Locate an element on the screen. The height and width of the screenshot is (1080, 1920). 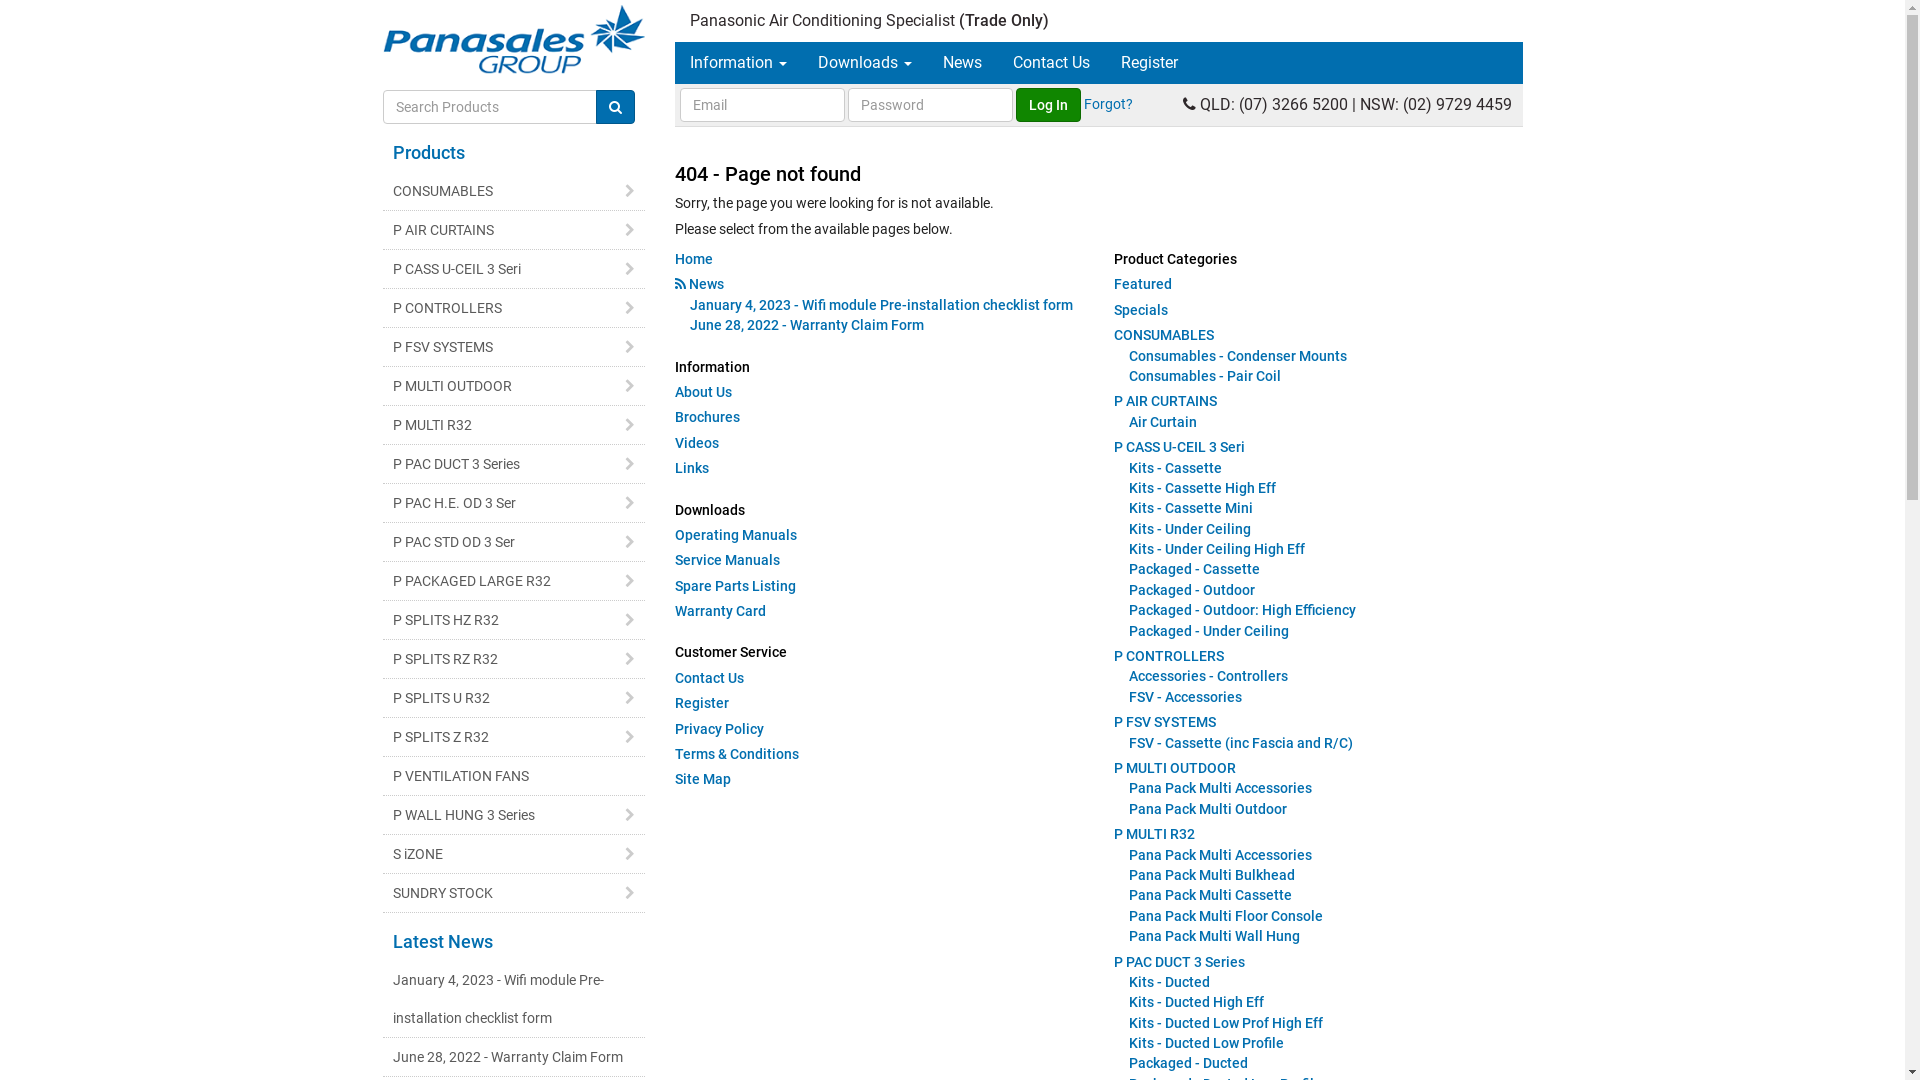
'P AIR CURTAINS' is located at coordinates (513, 229).